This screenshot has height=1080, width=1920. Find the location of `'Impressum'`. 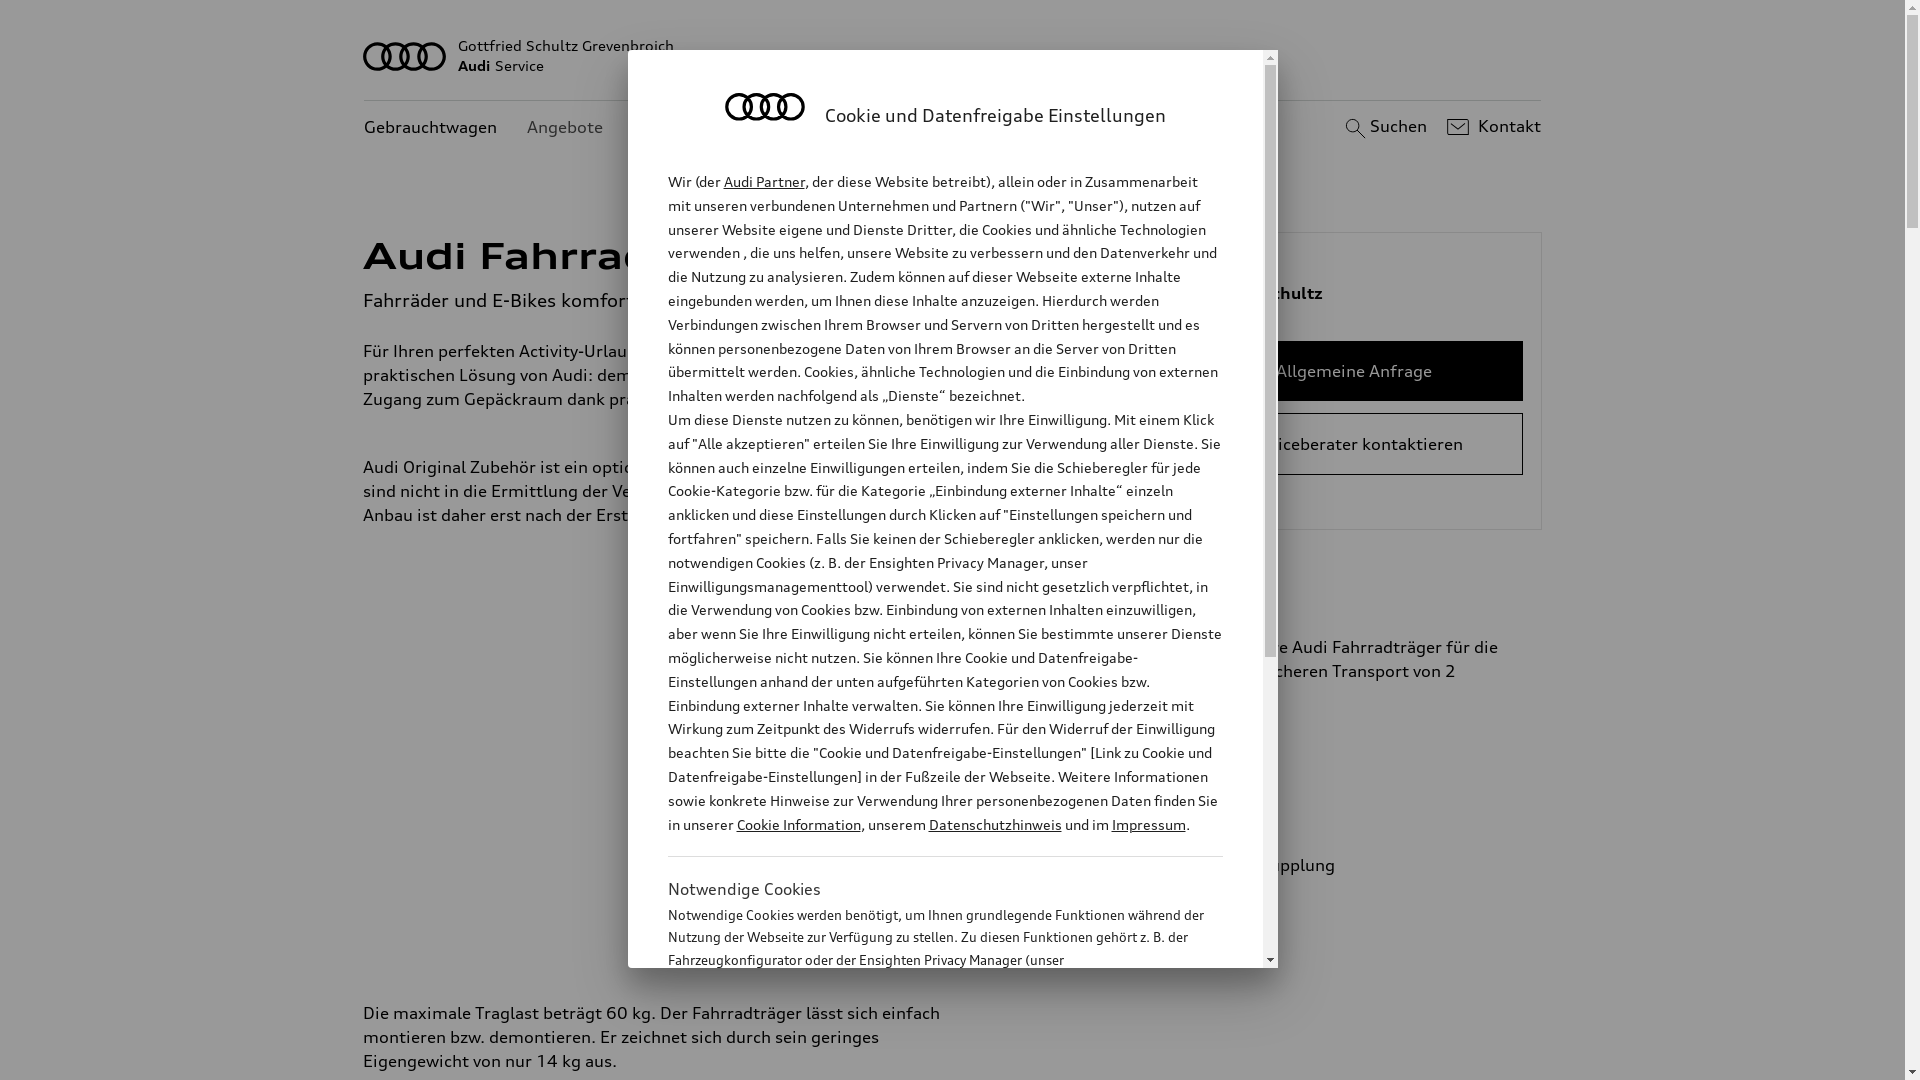

'Impressum' is located at coordinates (1148, 824).